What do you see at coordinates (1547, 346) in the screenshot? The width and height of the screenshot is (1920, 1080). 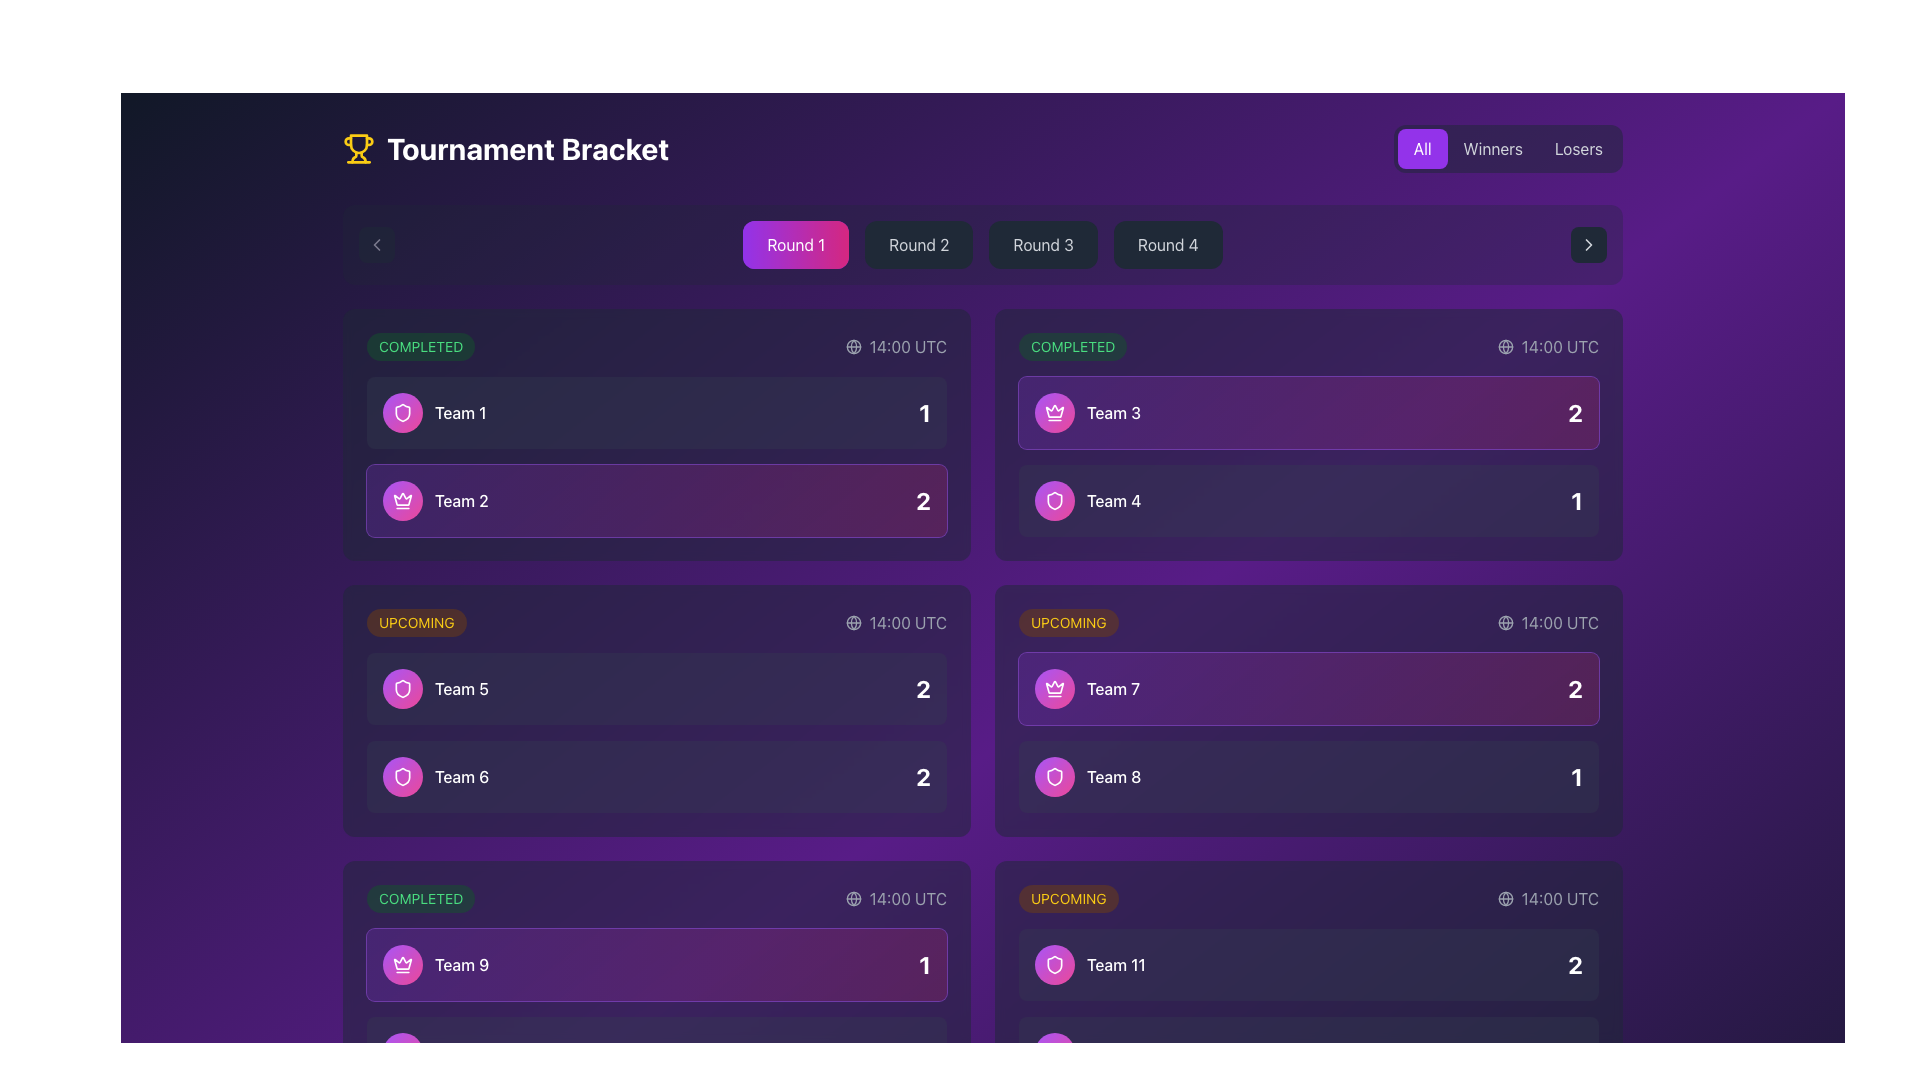 I see `the label with icon indicating the scheduled time or timestamp associated with an event, located near the top-right corner of the 'COMPLETED' section` at bounding box center [1547, 346].